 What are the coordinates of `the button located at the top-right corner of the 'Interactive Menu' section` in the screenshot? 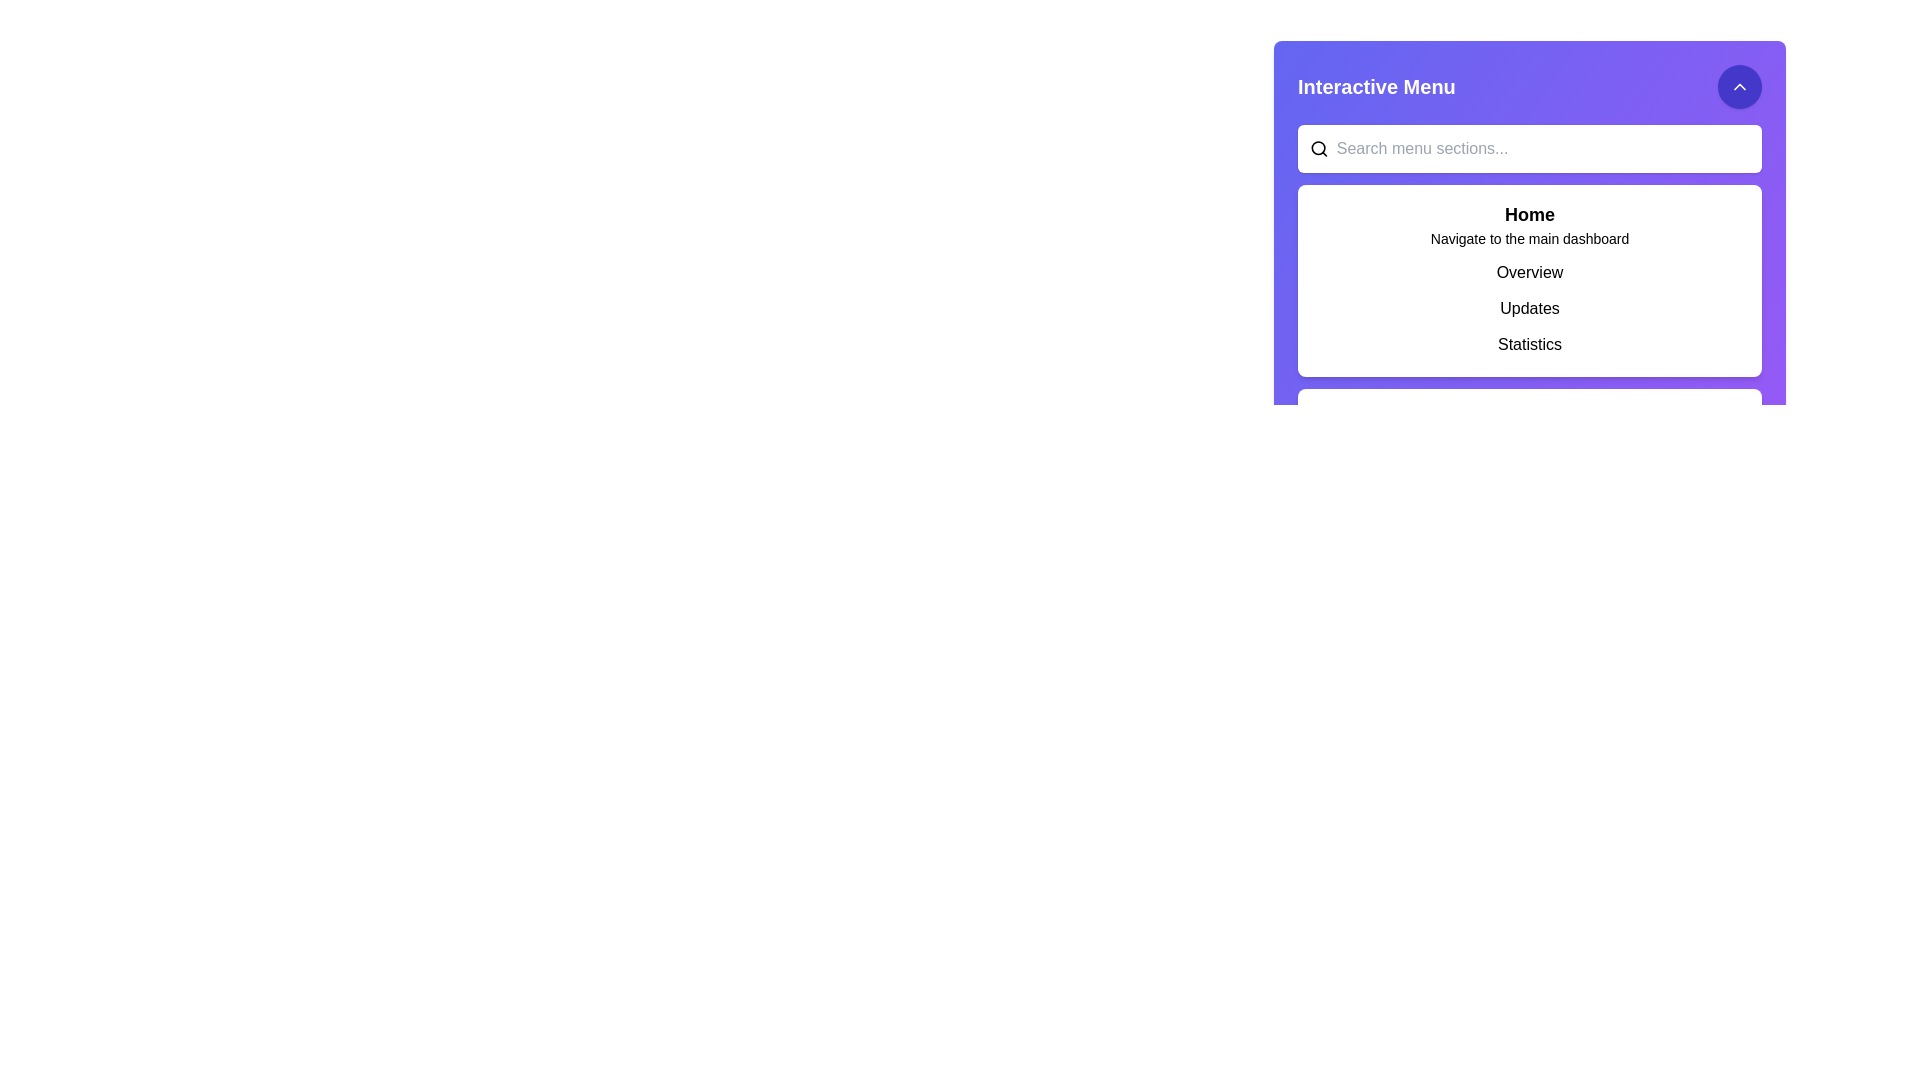 It's located at (1738, 86).